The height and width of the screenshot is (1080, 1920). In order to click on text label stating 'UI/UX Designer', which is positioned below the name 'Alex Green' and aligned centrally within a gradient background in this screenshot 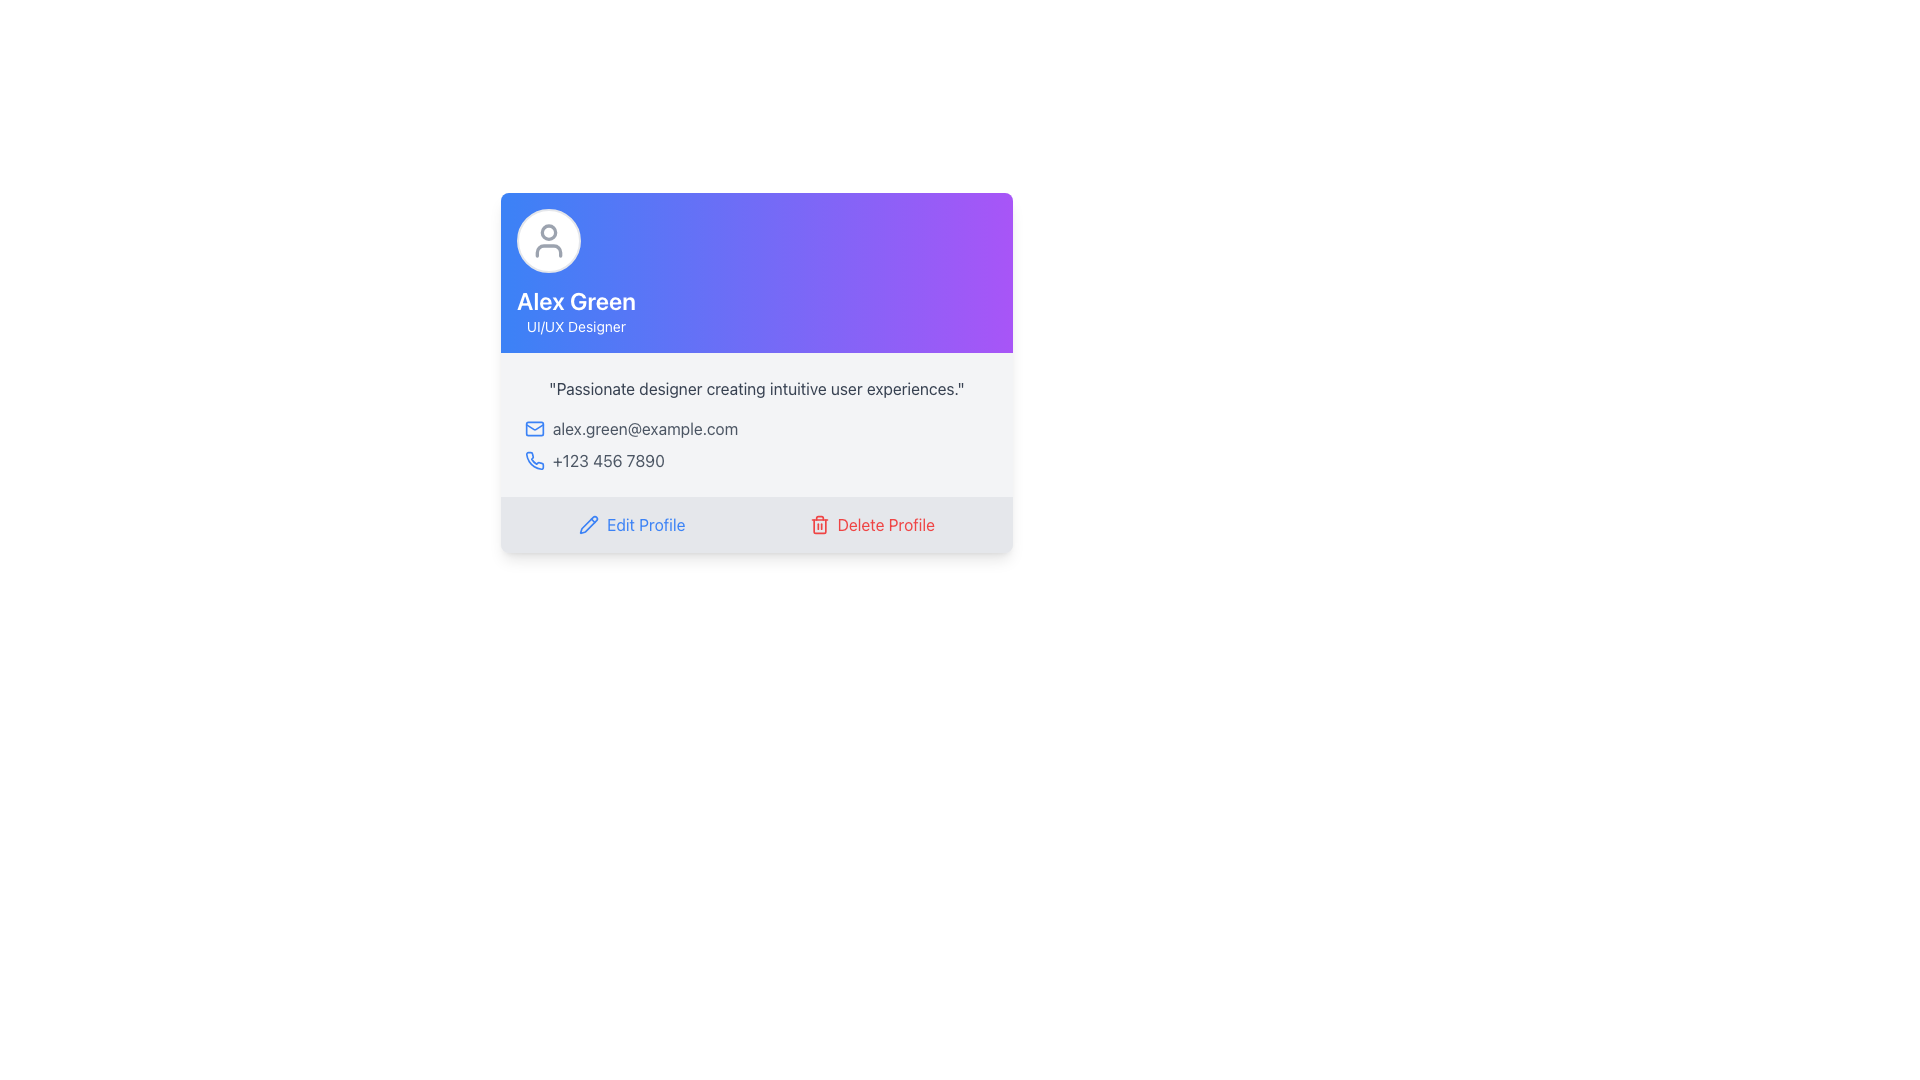, I will do `click(575, 326)`.